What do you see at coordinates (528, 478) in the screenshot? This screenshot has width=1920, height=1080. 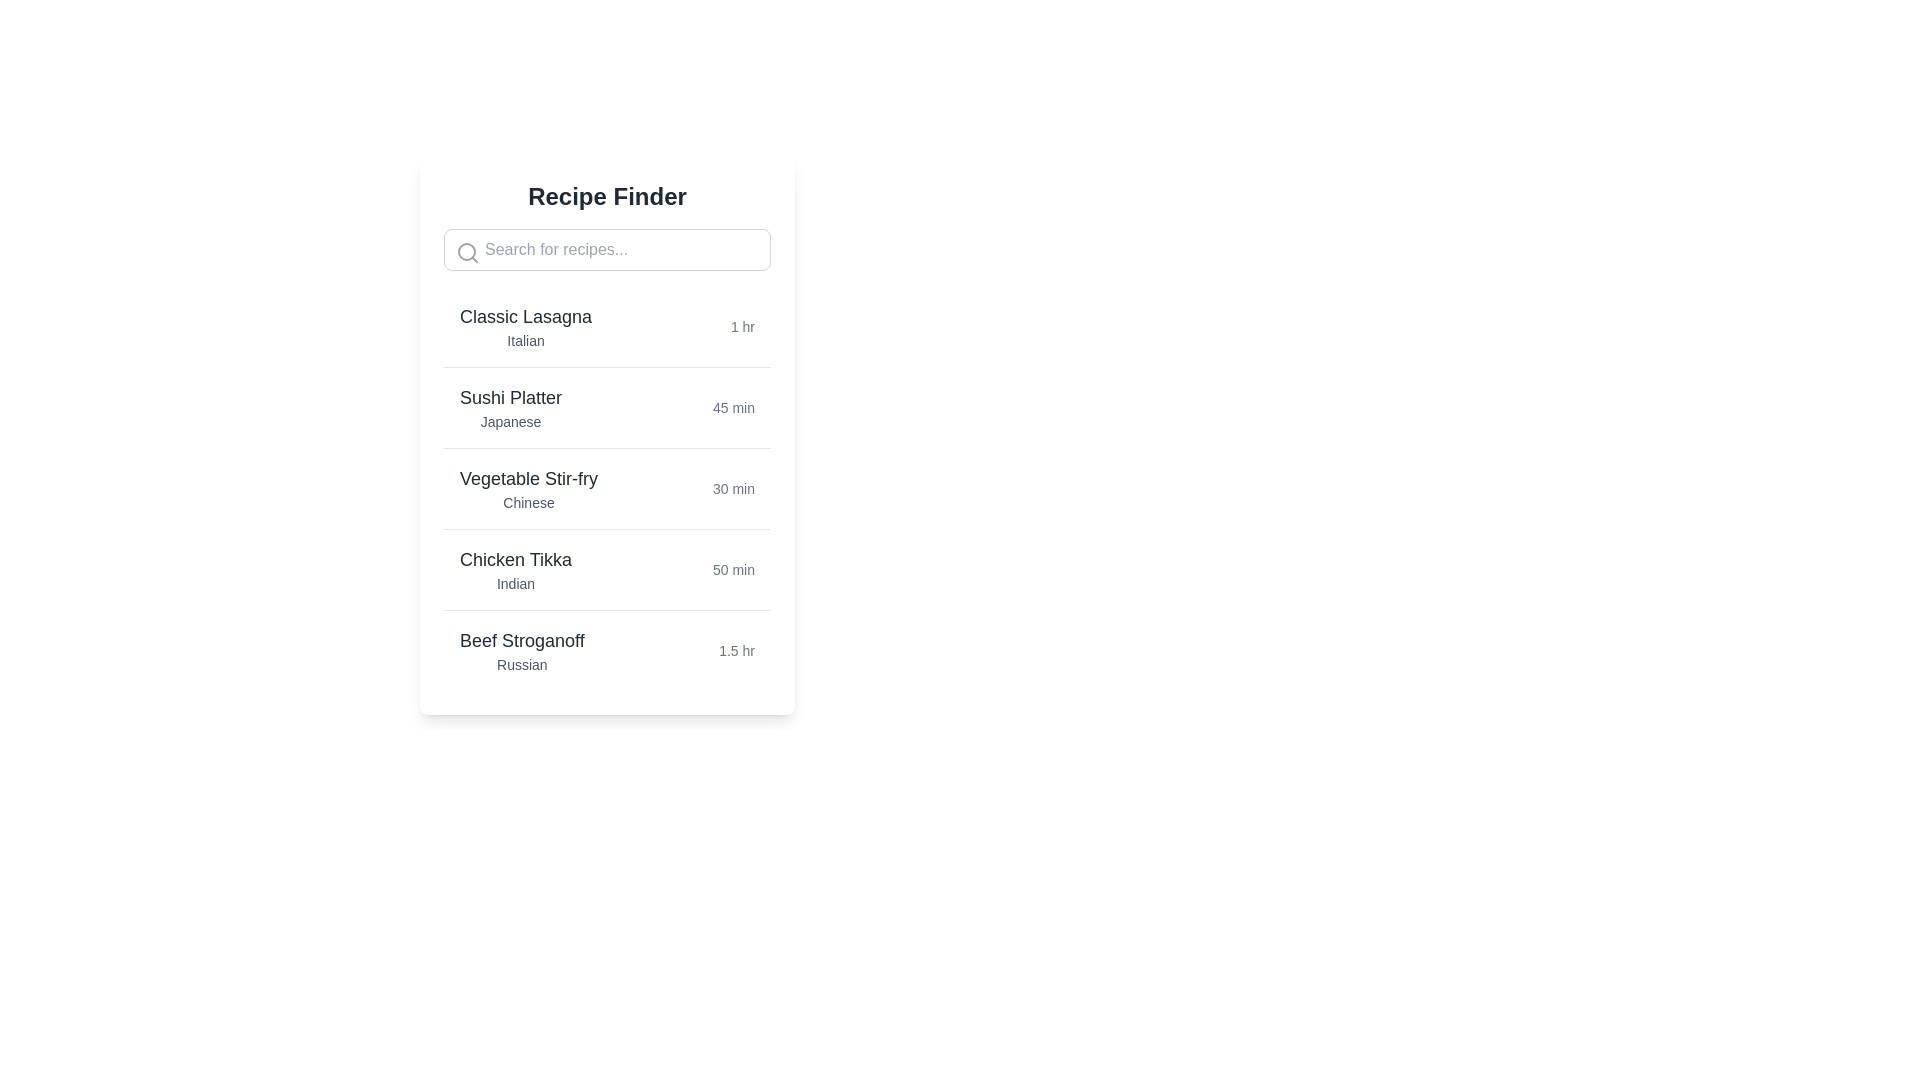 I see `the text label indicating the name of the dish in the recipe listing interface, which is positioned centrally below 'Sushi Platter' and above 'Chicken Tikka'` at bounding box center [528, 478].